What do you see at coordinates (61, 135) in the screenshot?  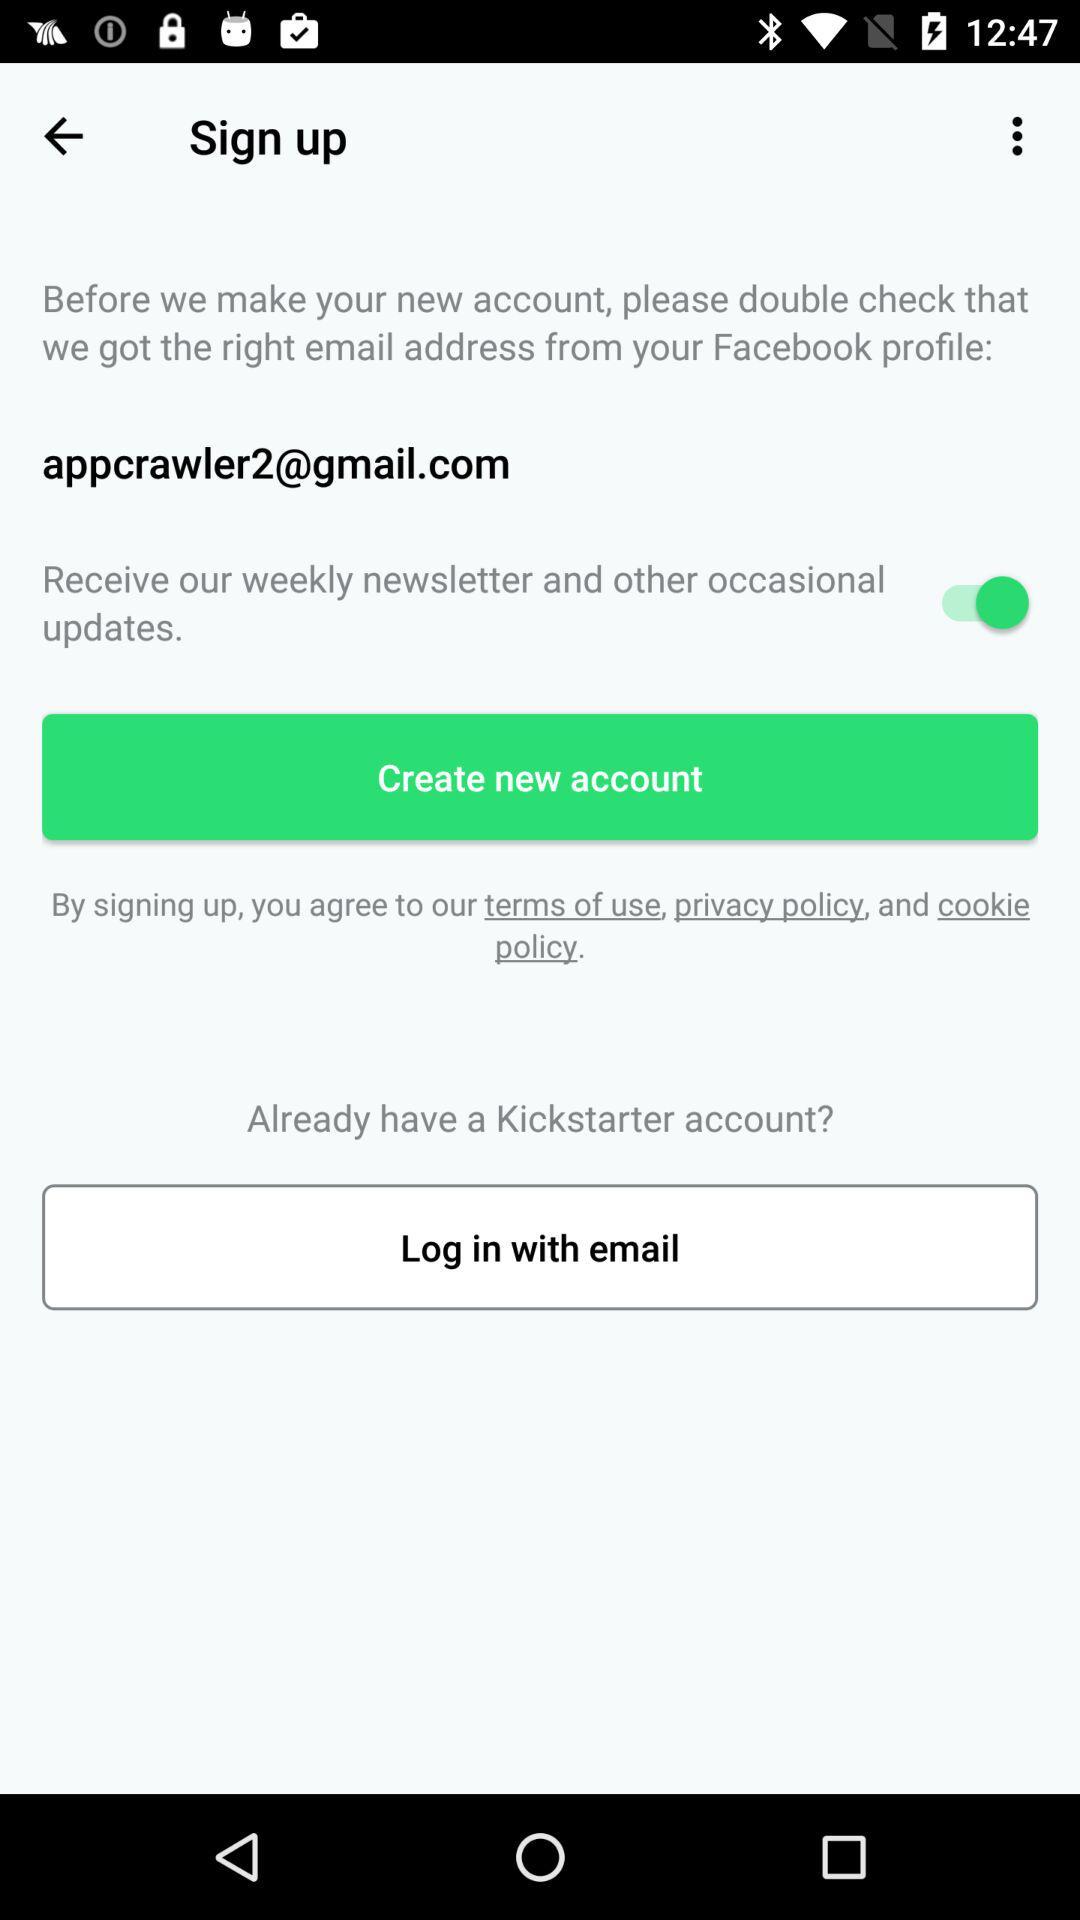 I see `item above the before we make item` at bounding box center [61, 135].